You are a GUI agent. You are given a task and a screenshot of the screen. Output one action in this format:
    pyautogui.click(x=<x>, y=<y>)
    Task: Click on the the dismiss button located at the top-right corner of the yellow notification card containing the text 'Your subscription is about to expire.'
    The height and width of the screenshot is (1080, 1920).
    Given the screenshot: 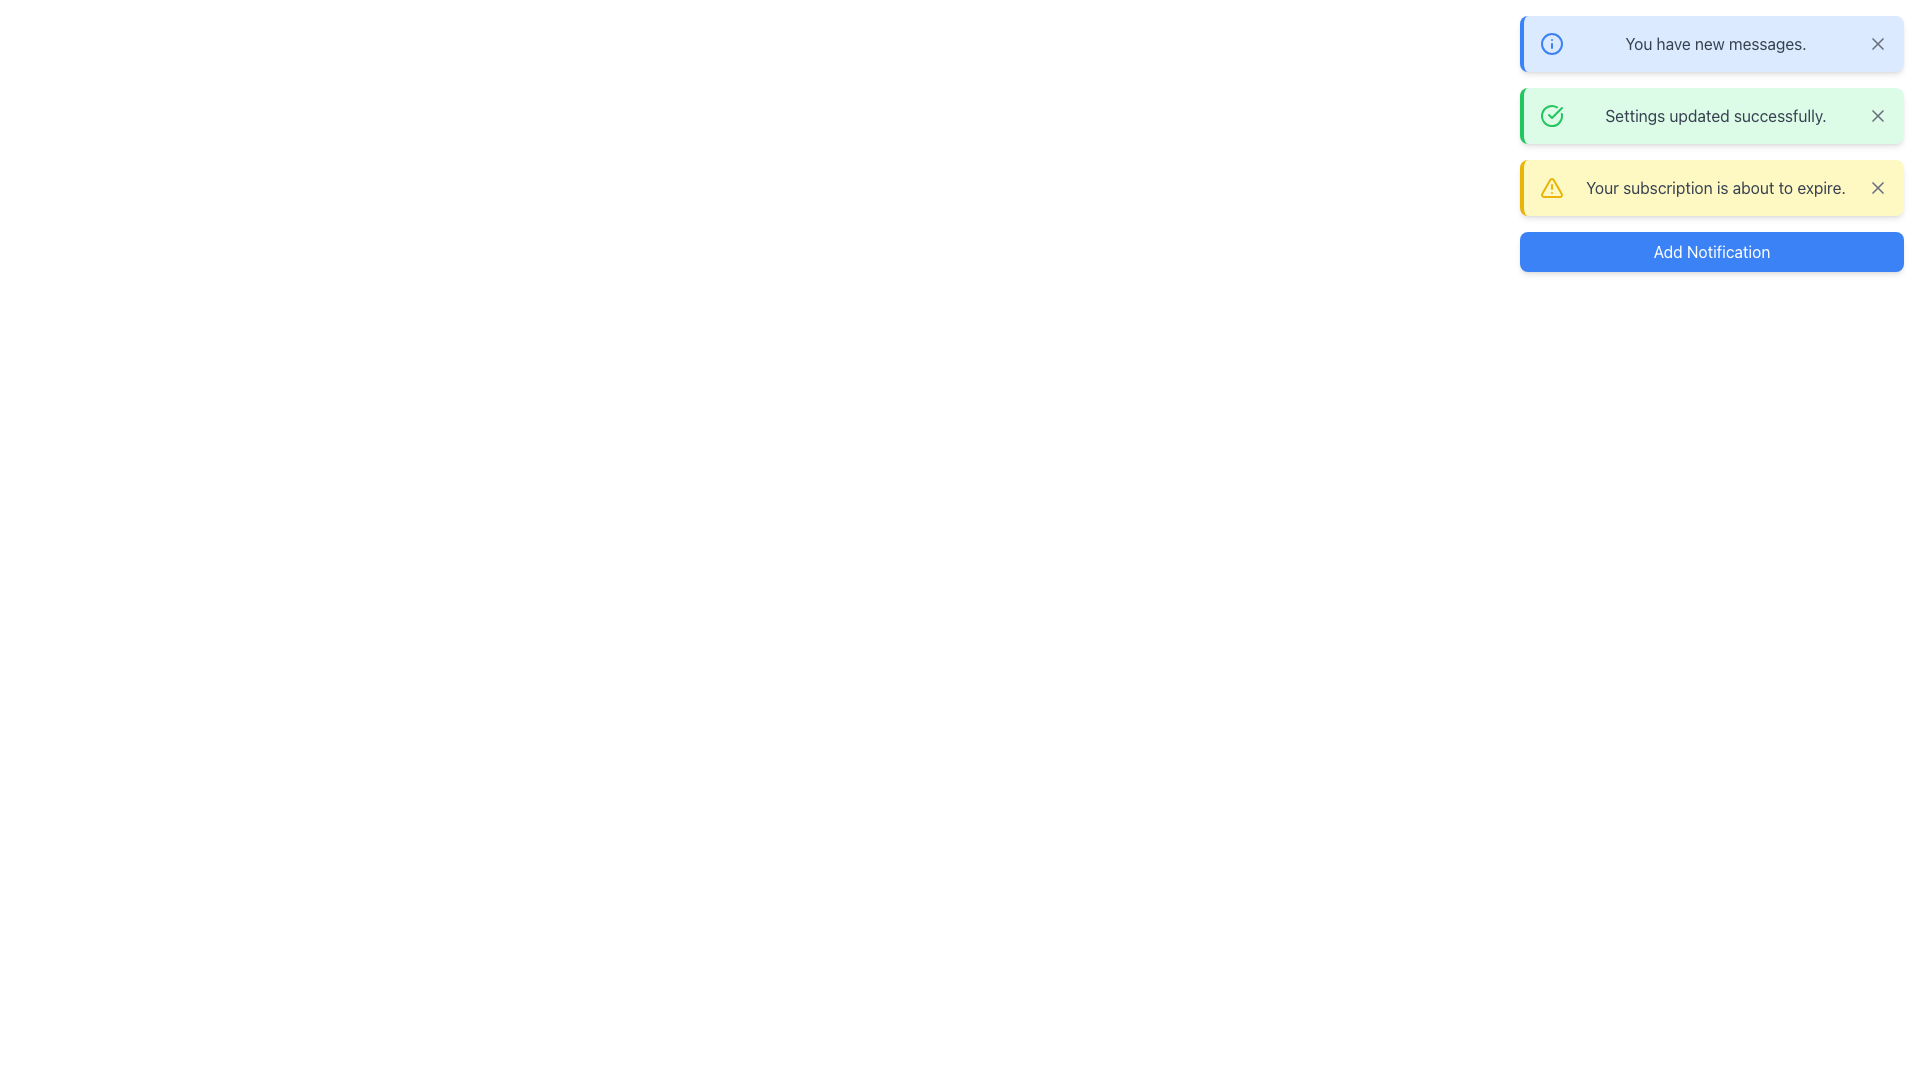 What is the action you would take?
    pyautogui.click(x=1876, y=188)
    